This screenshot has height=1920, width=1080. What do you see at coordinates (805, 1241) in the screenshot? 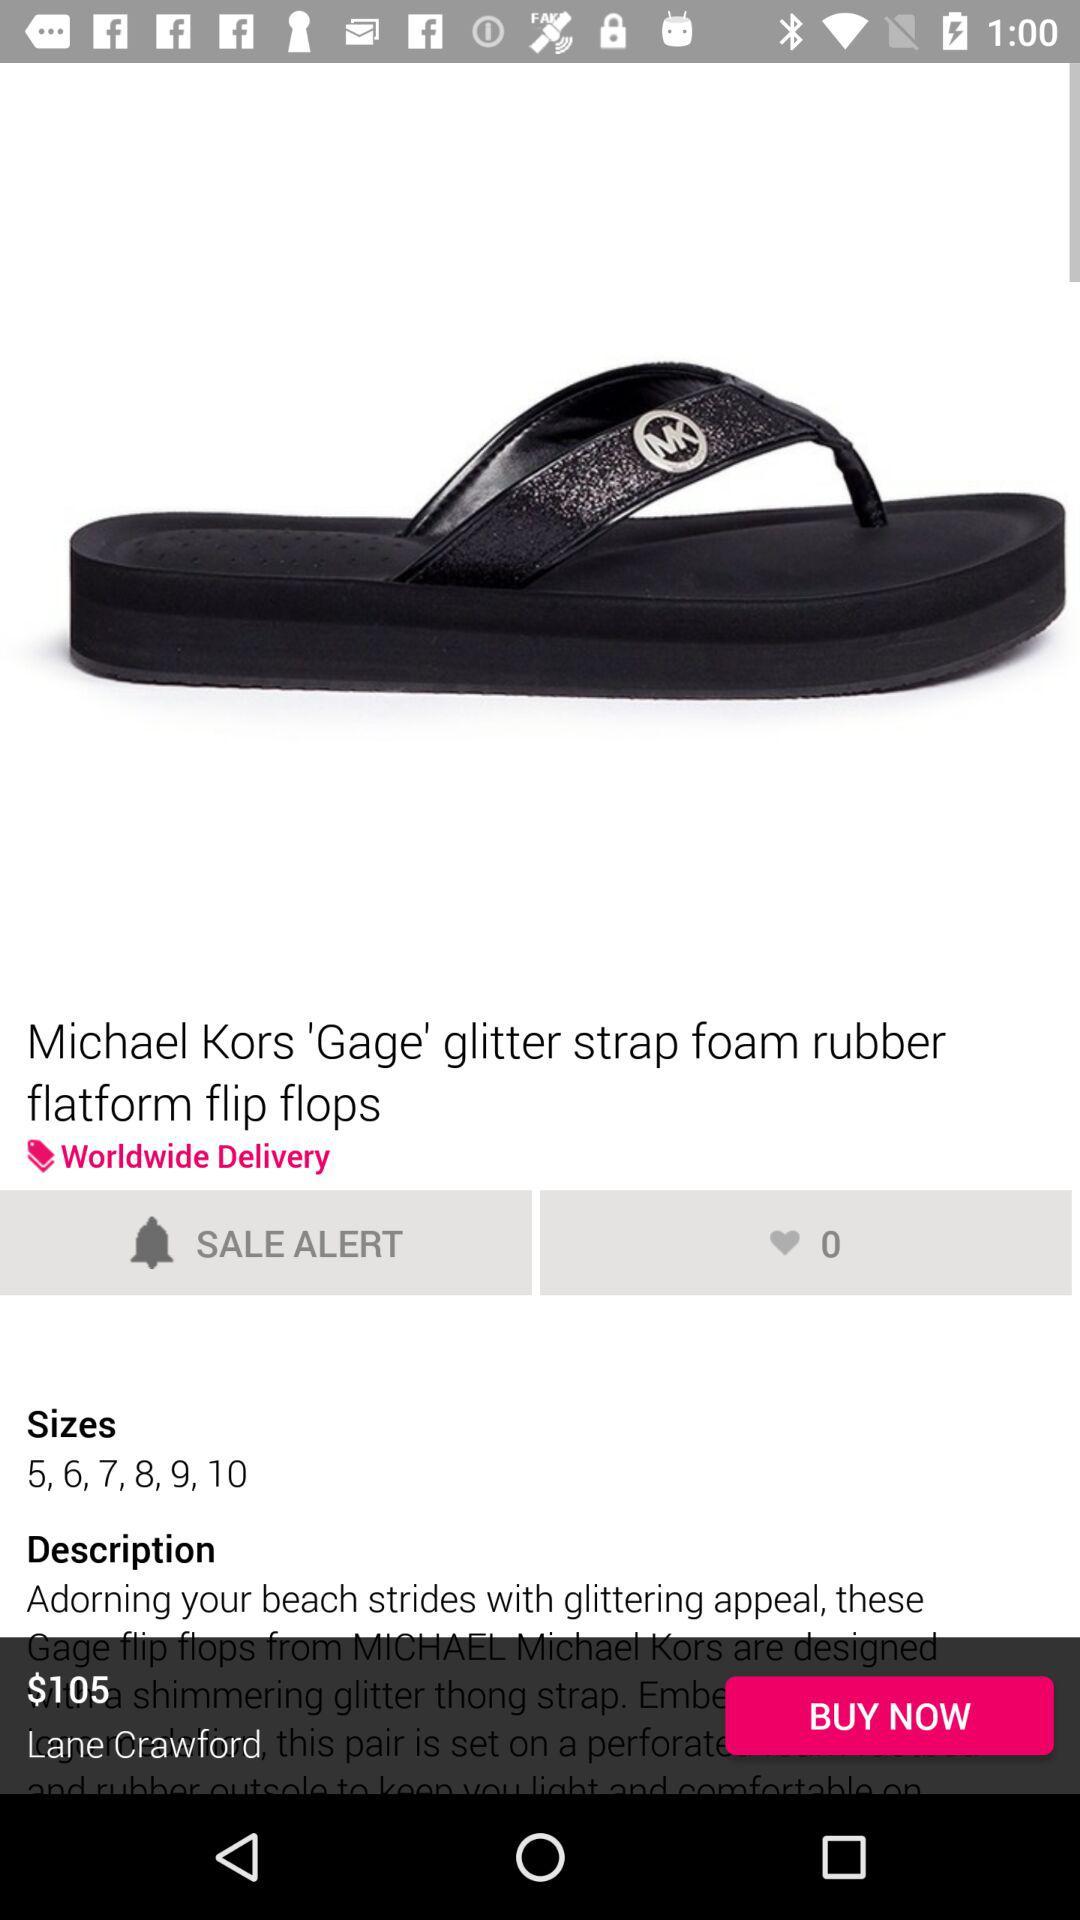
I see `grey color button with text 0` at bounding box center [805, 1241].